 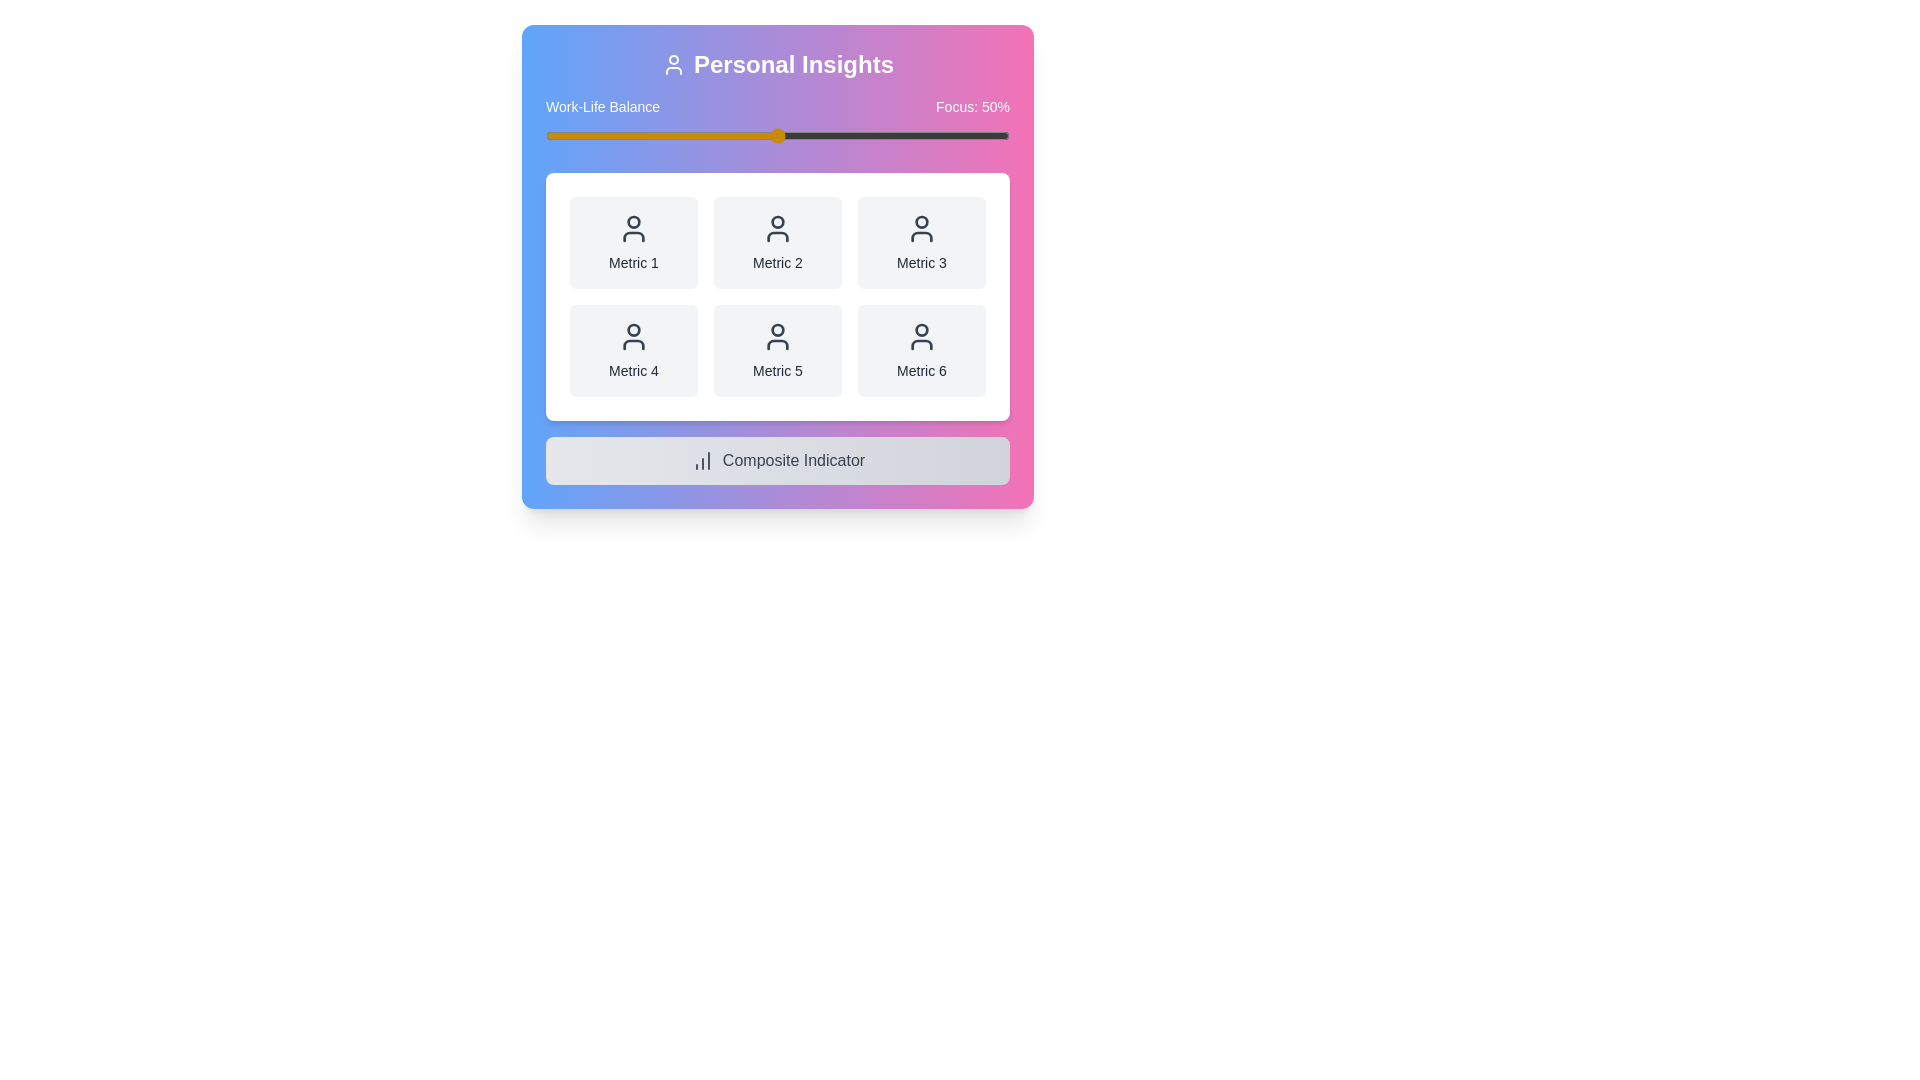 I want to click on the metric card labeled Metric 6, so click(x=920, y=350).